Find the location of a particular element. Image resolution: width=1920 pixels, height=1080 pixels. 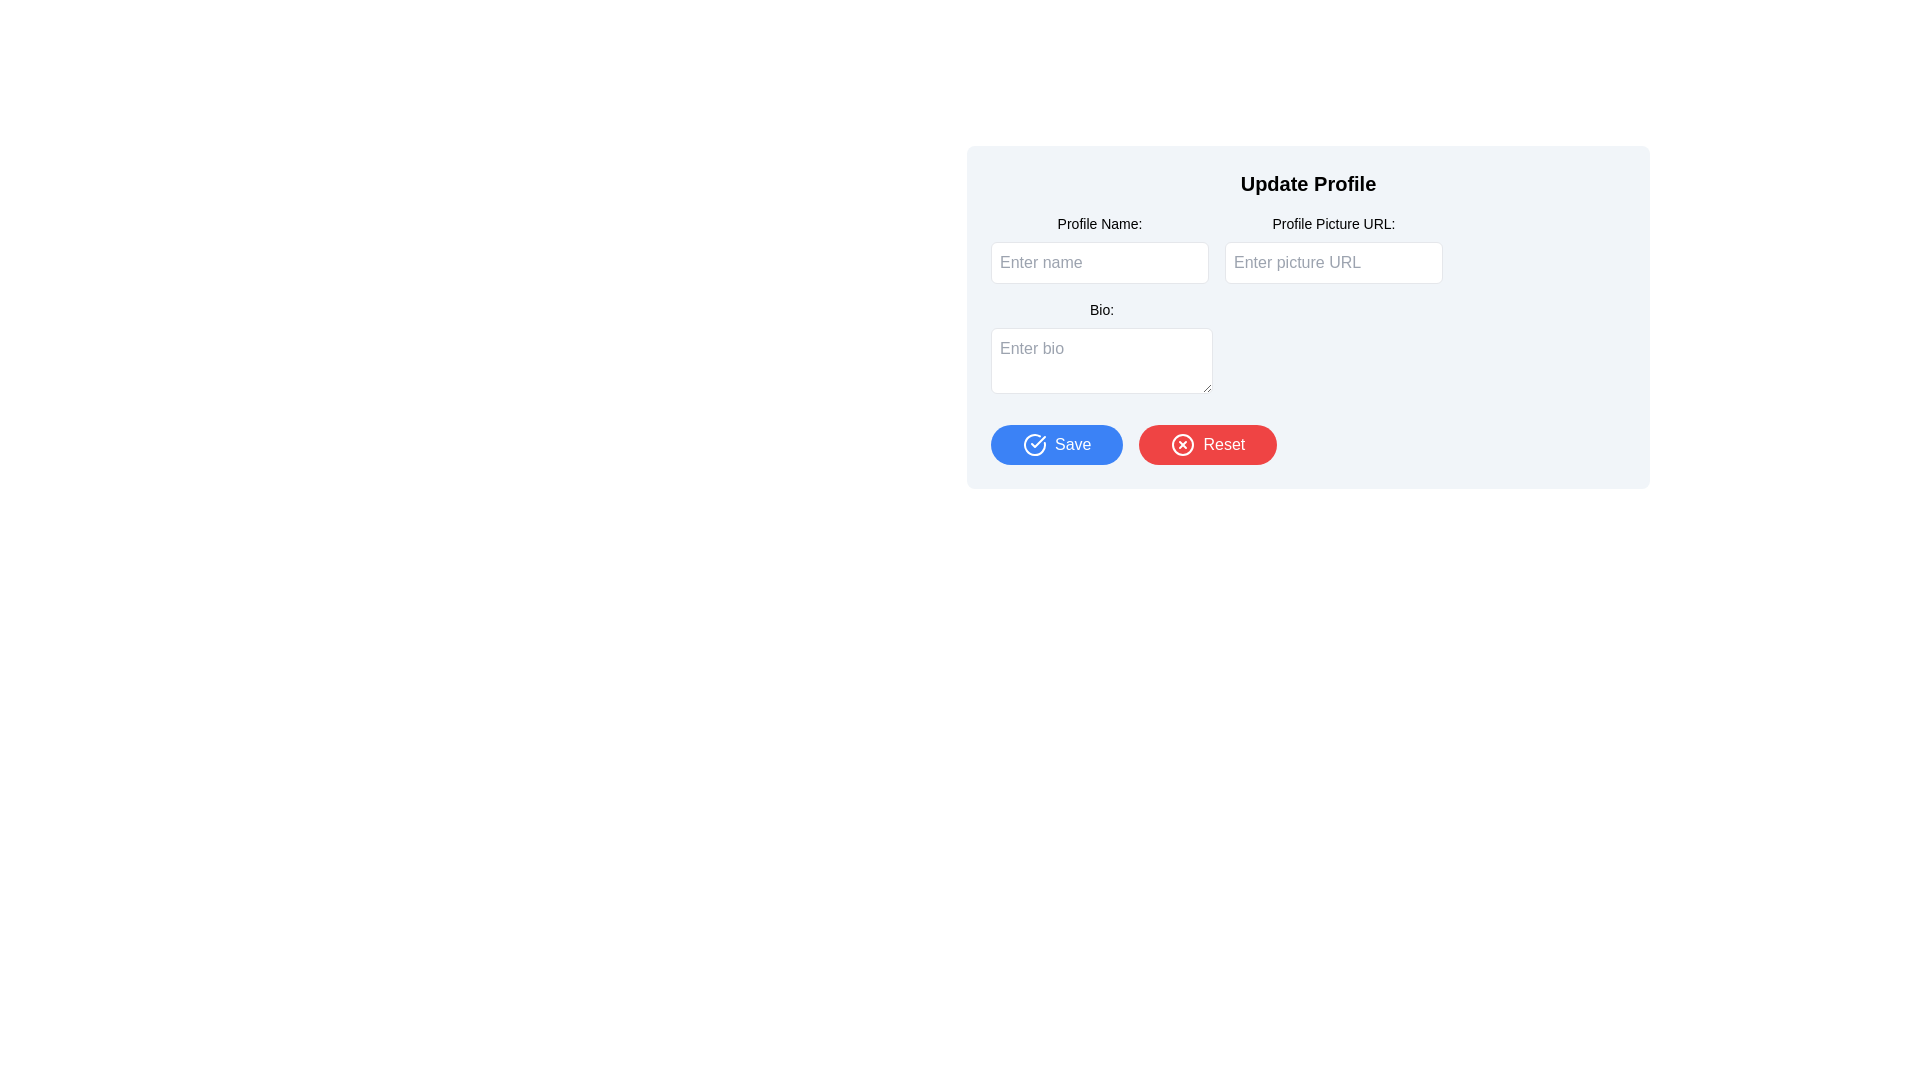

text of the 'Update Profile' label, which is a bold text element positioned at the top of its section is located at coordinates (1308, 184).